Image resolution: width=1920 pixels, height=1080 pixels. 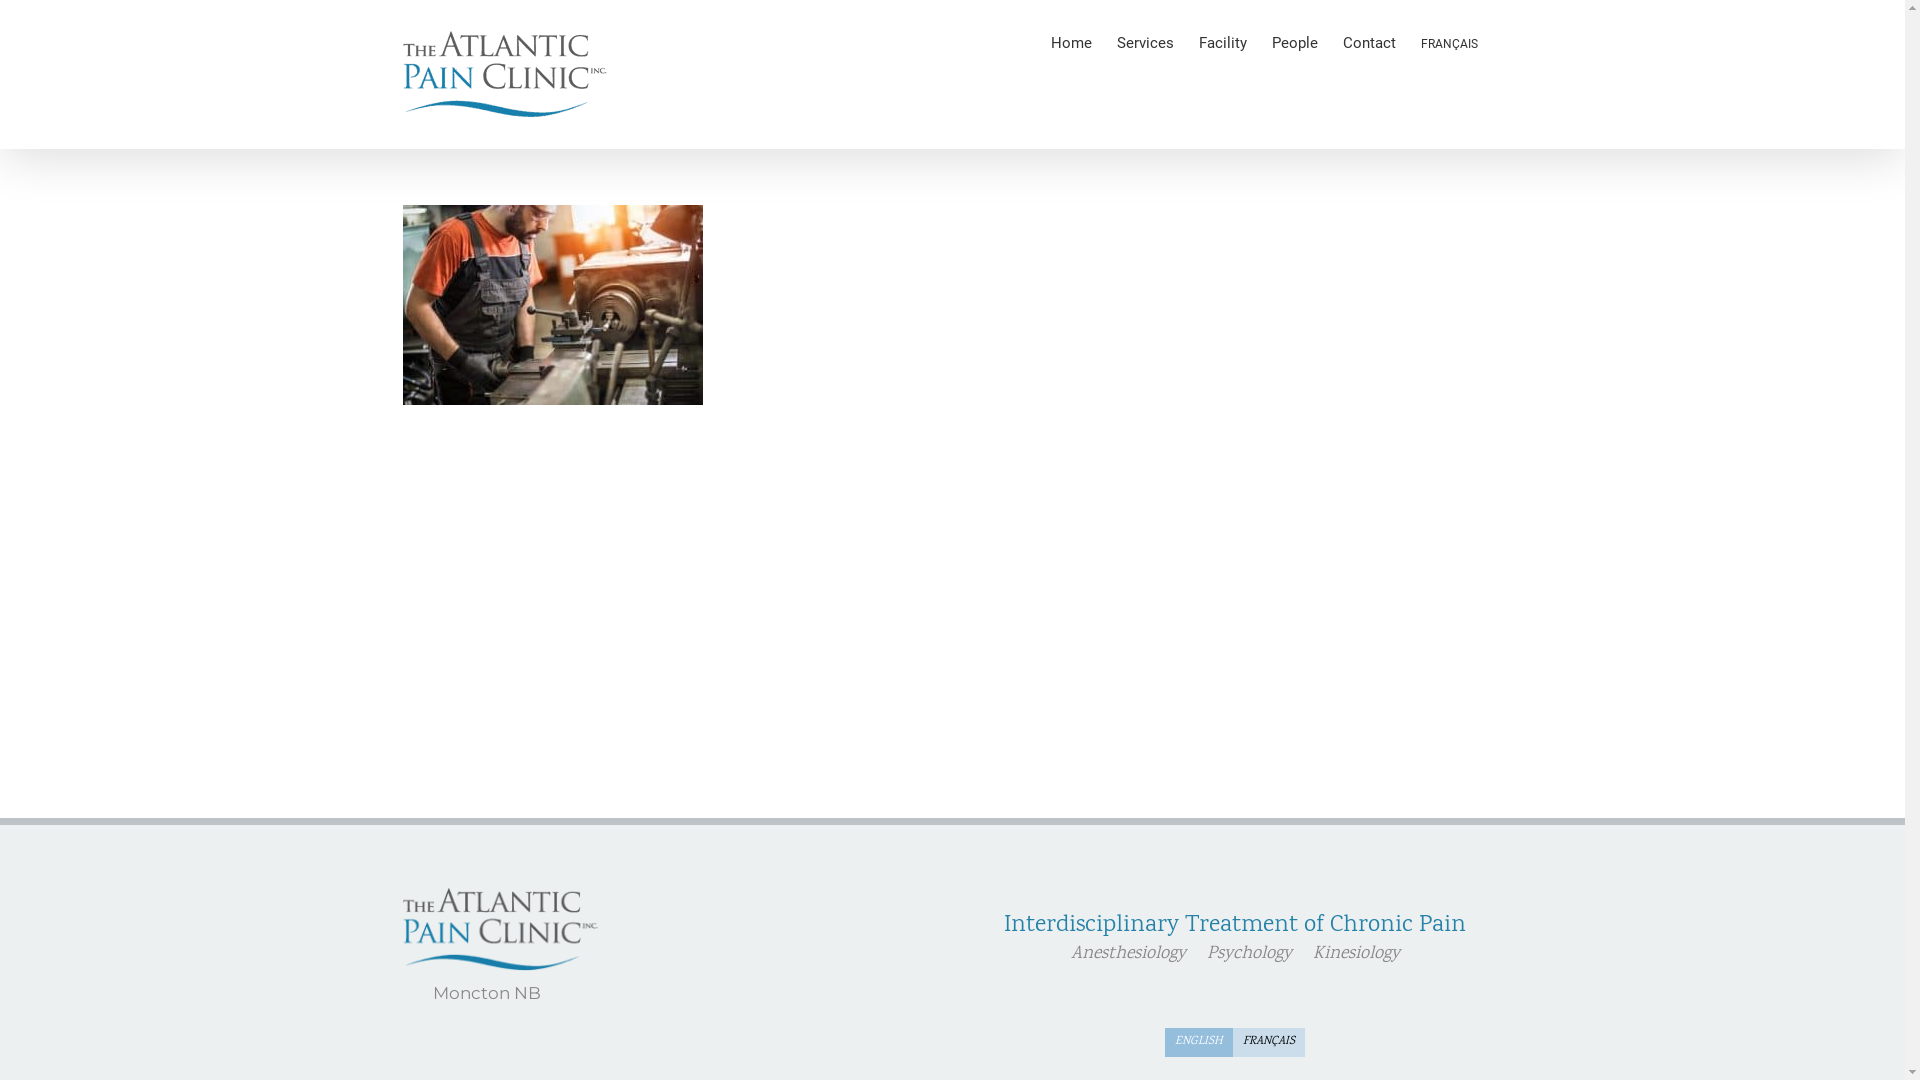 What do you see at coordinates (1049, 42) in the screenshot?
I see `'Home'` at bounding box center [1049, 42].